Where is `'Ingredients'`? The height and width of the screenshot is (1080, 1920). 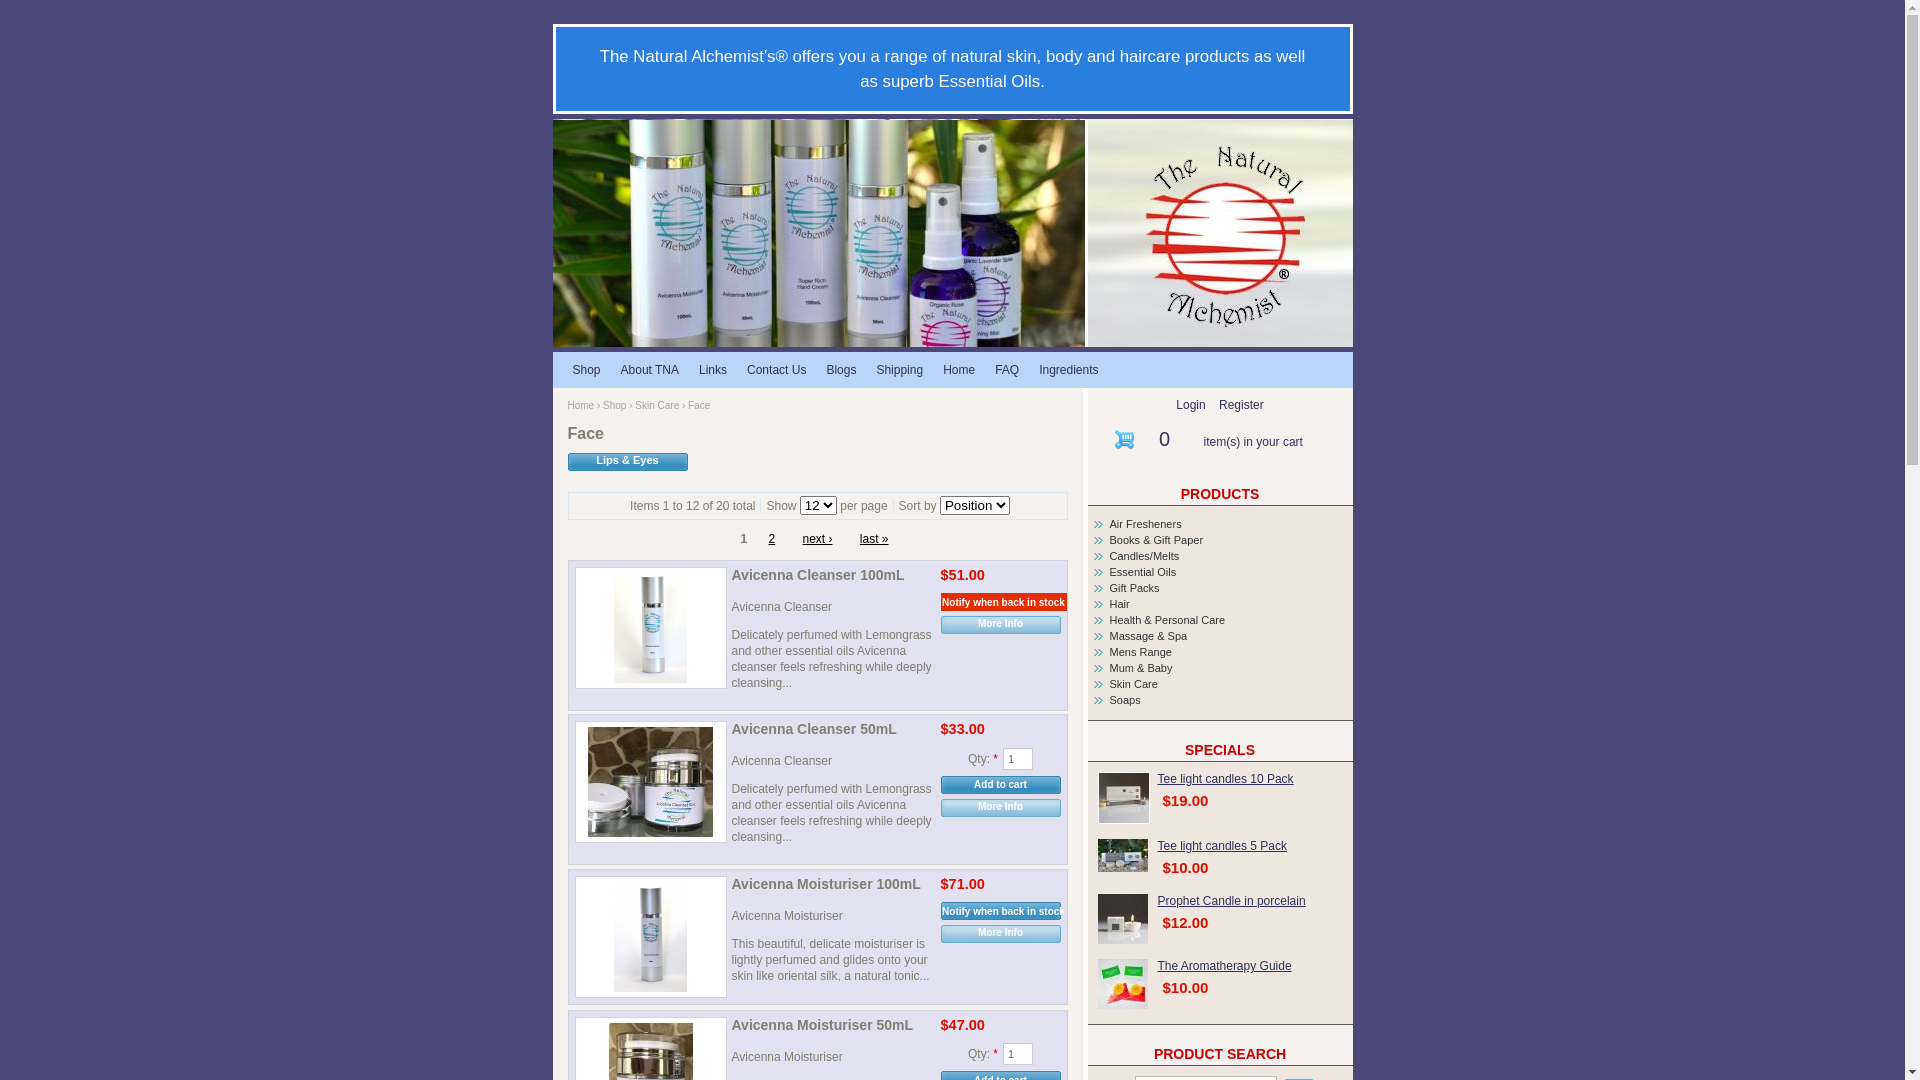
'Ingredients' is located at coordinates (1067, 369).